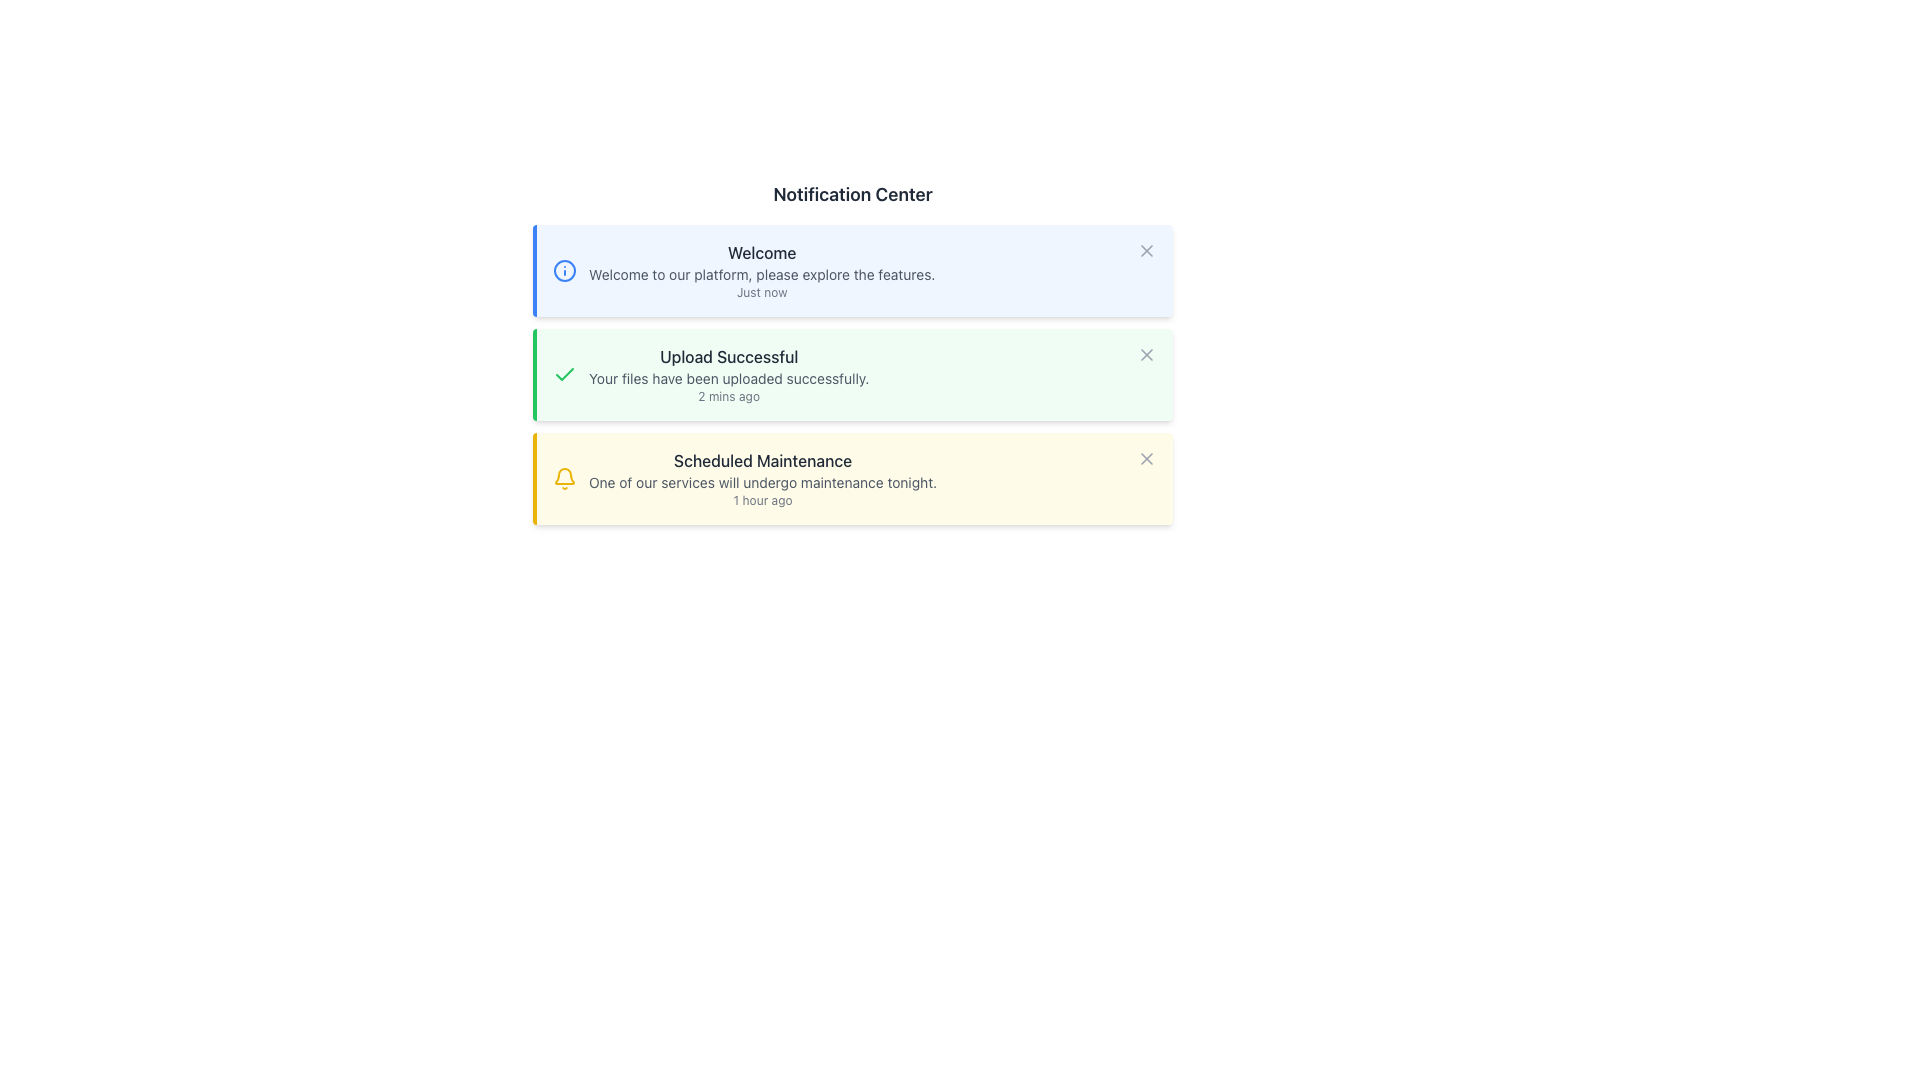 The width and height of the screenshot is (1920, 1080). Describe the element at coordinates (564, 270) in the screenshot. I see `the circular icon with a blue border and a white center located in the top notification card of the 'Notification Center', positioned to the left of the card title 'Welcome'` at that location.